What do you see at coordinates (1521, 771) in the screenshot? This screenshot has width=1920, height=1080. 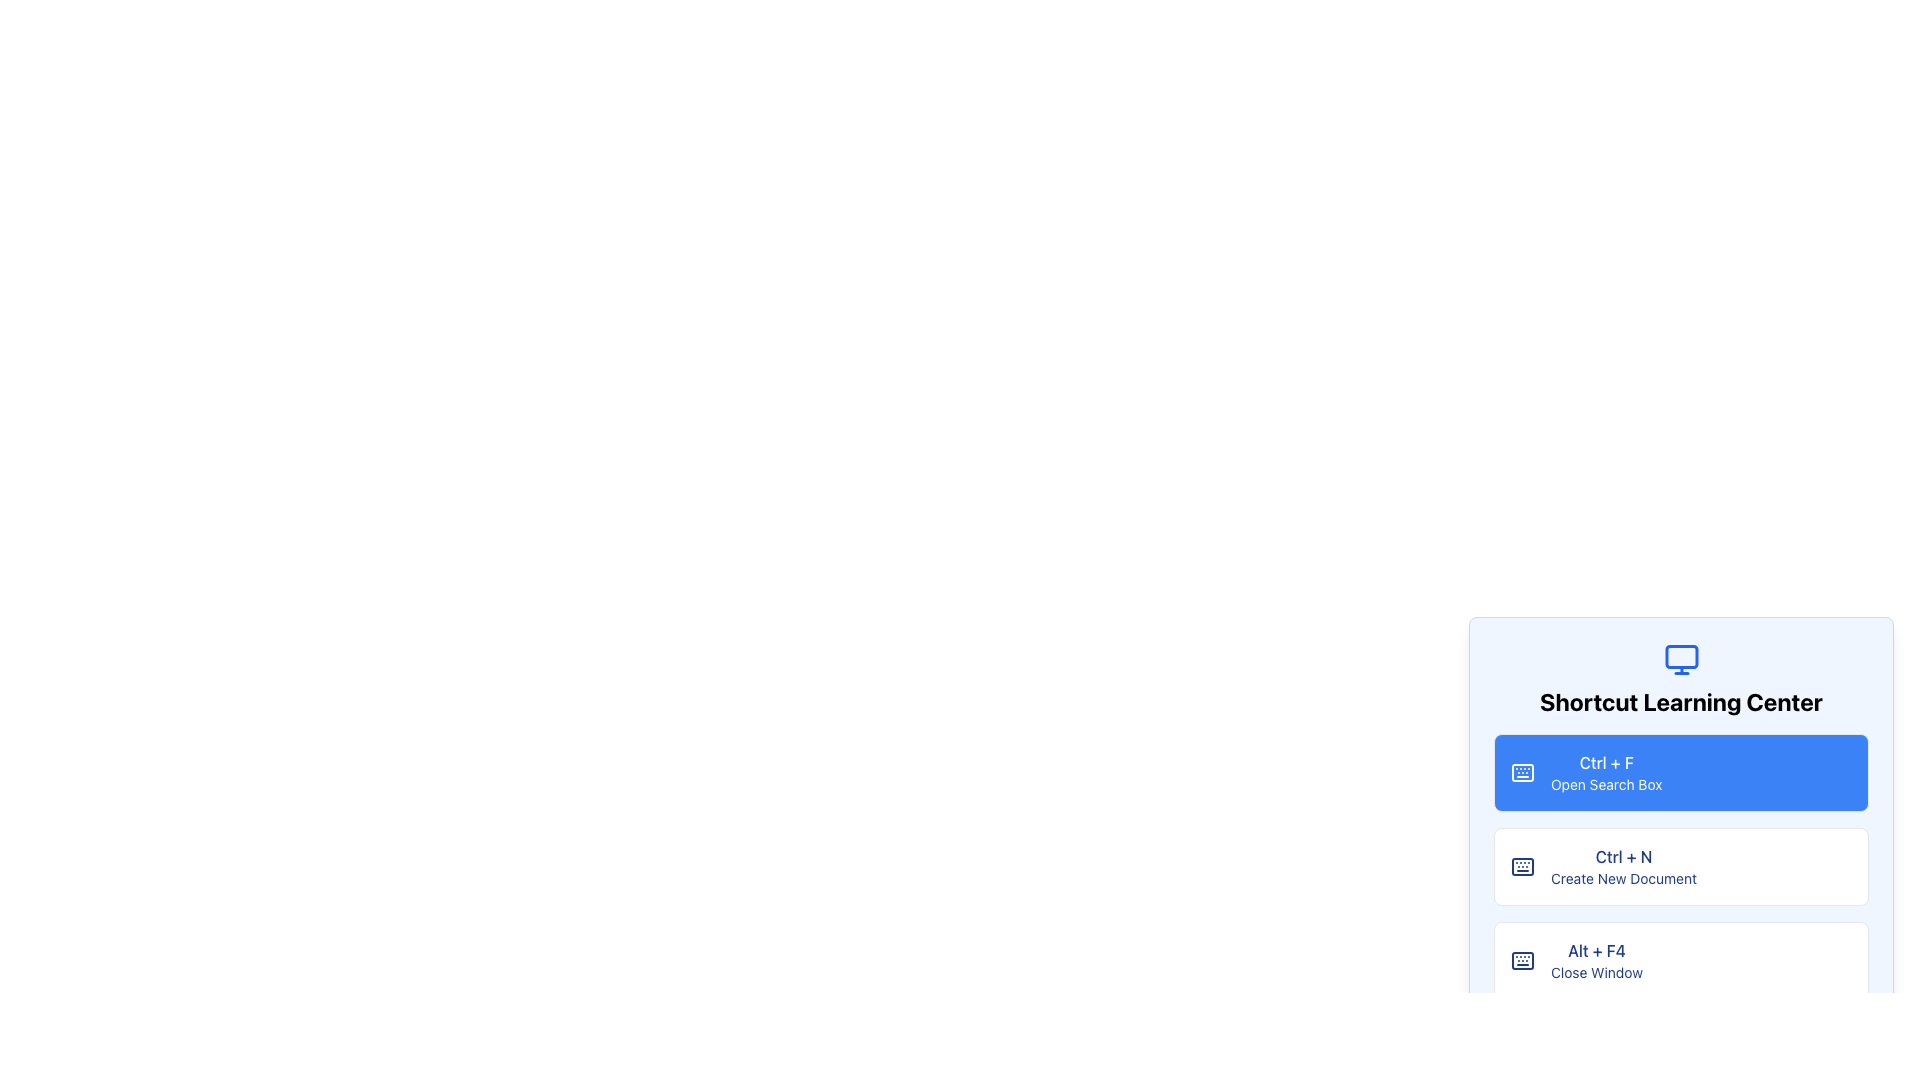 I see `the rounded rectangle element that represents part of the keyboard icon located in the top right corner of the 'Shortcut Learning Center' area` at bounding box center [1521, 771].